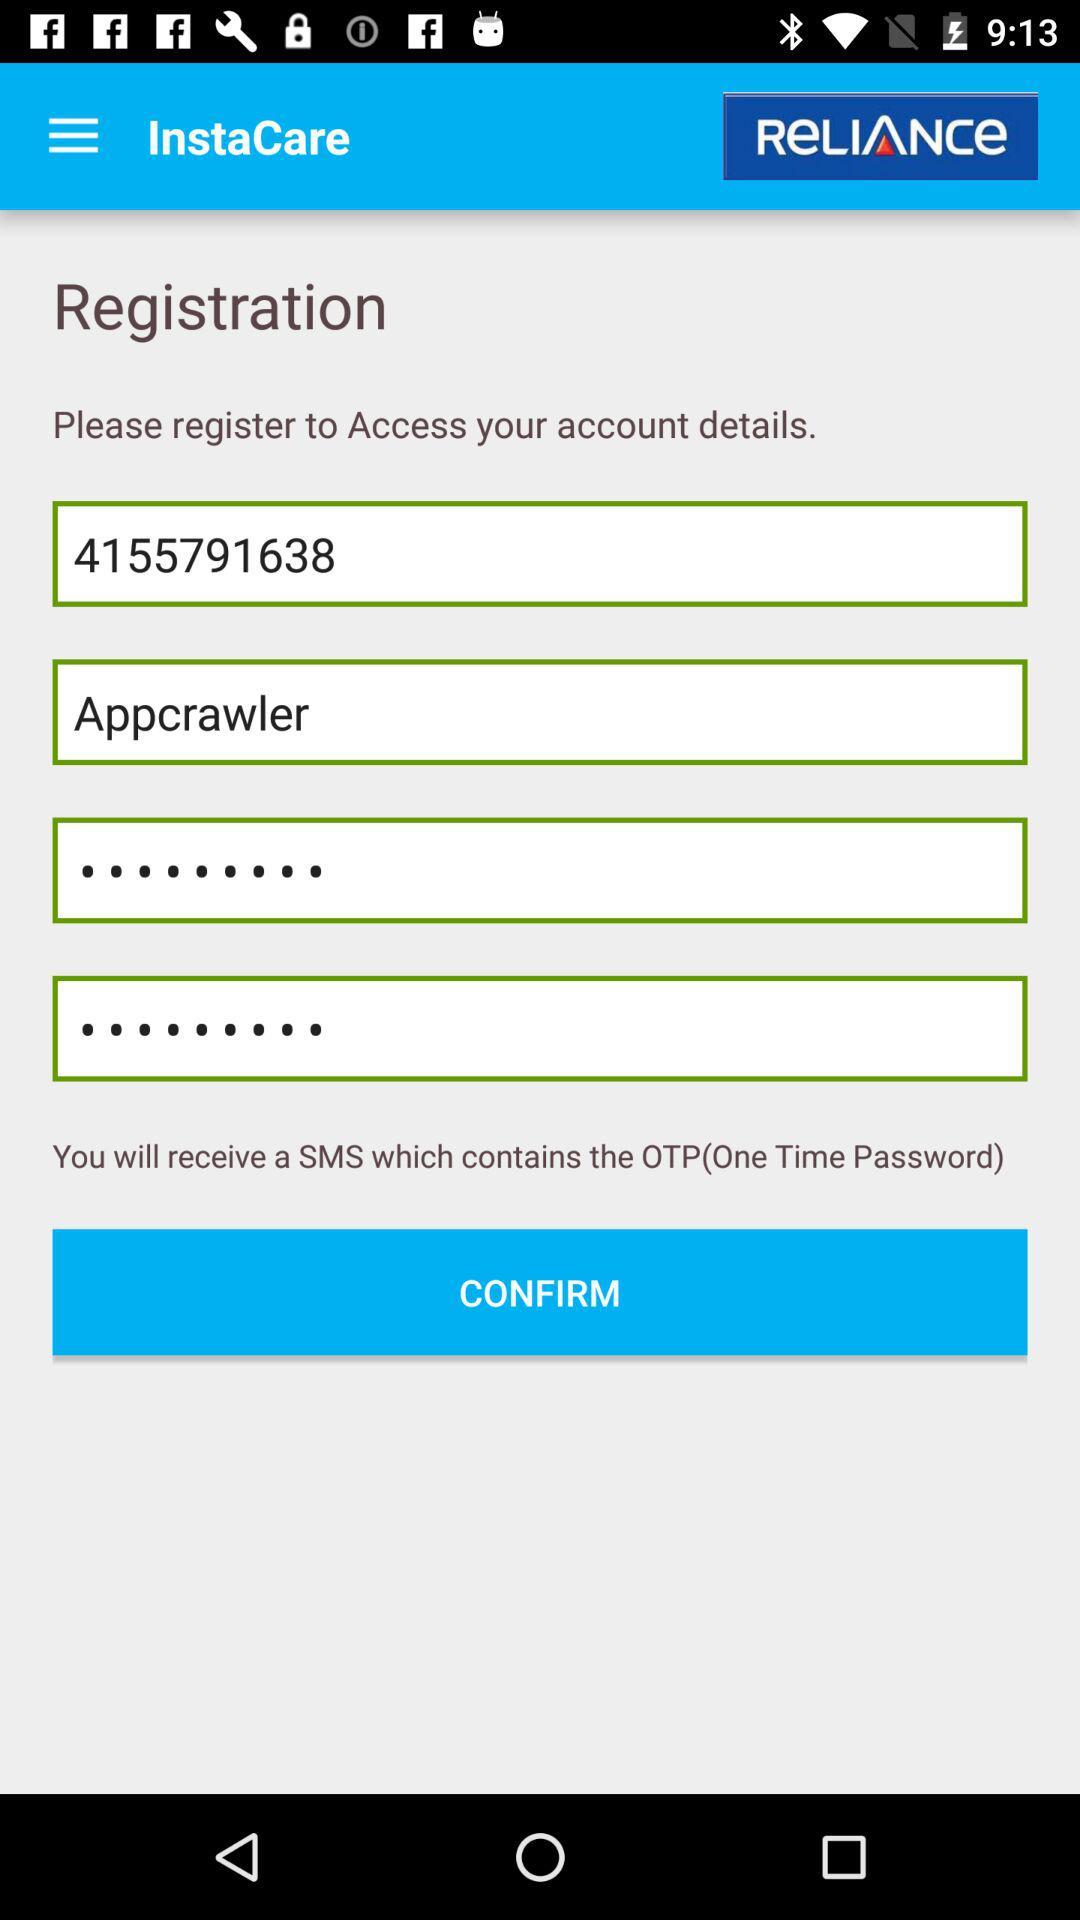 This screenshot has width=1080, height=1920. What do you see at coordinates (540, 553) in the screenshot?
I see `item above appcrawler` at bounding box center [540, 553].